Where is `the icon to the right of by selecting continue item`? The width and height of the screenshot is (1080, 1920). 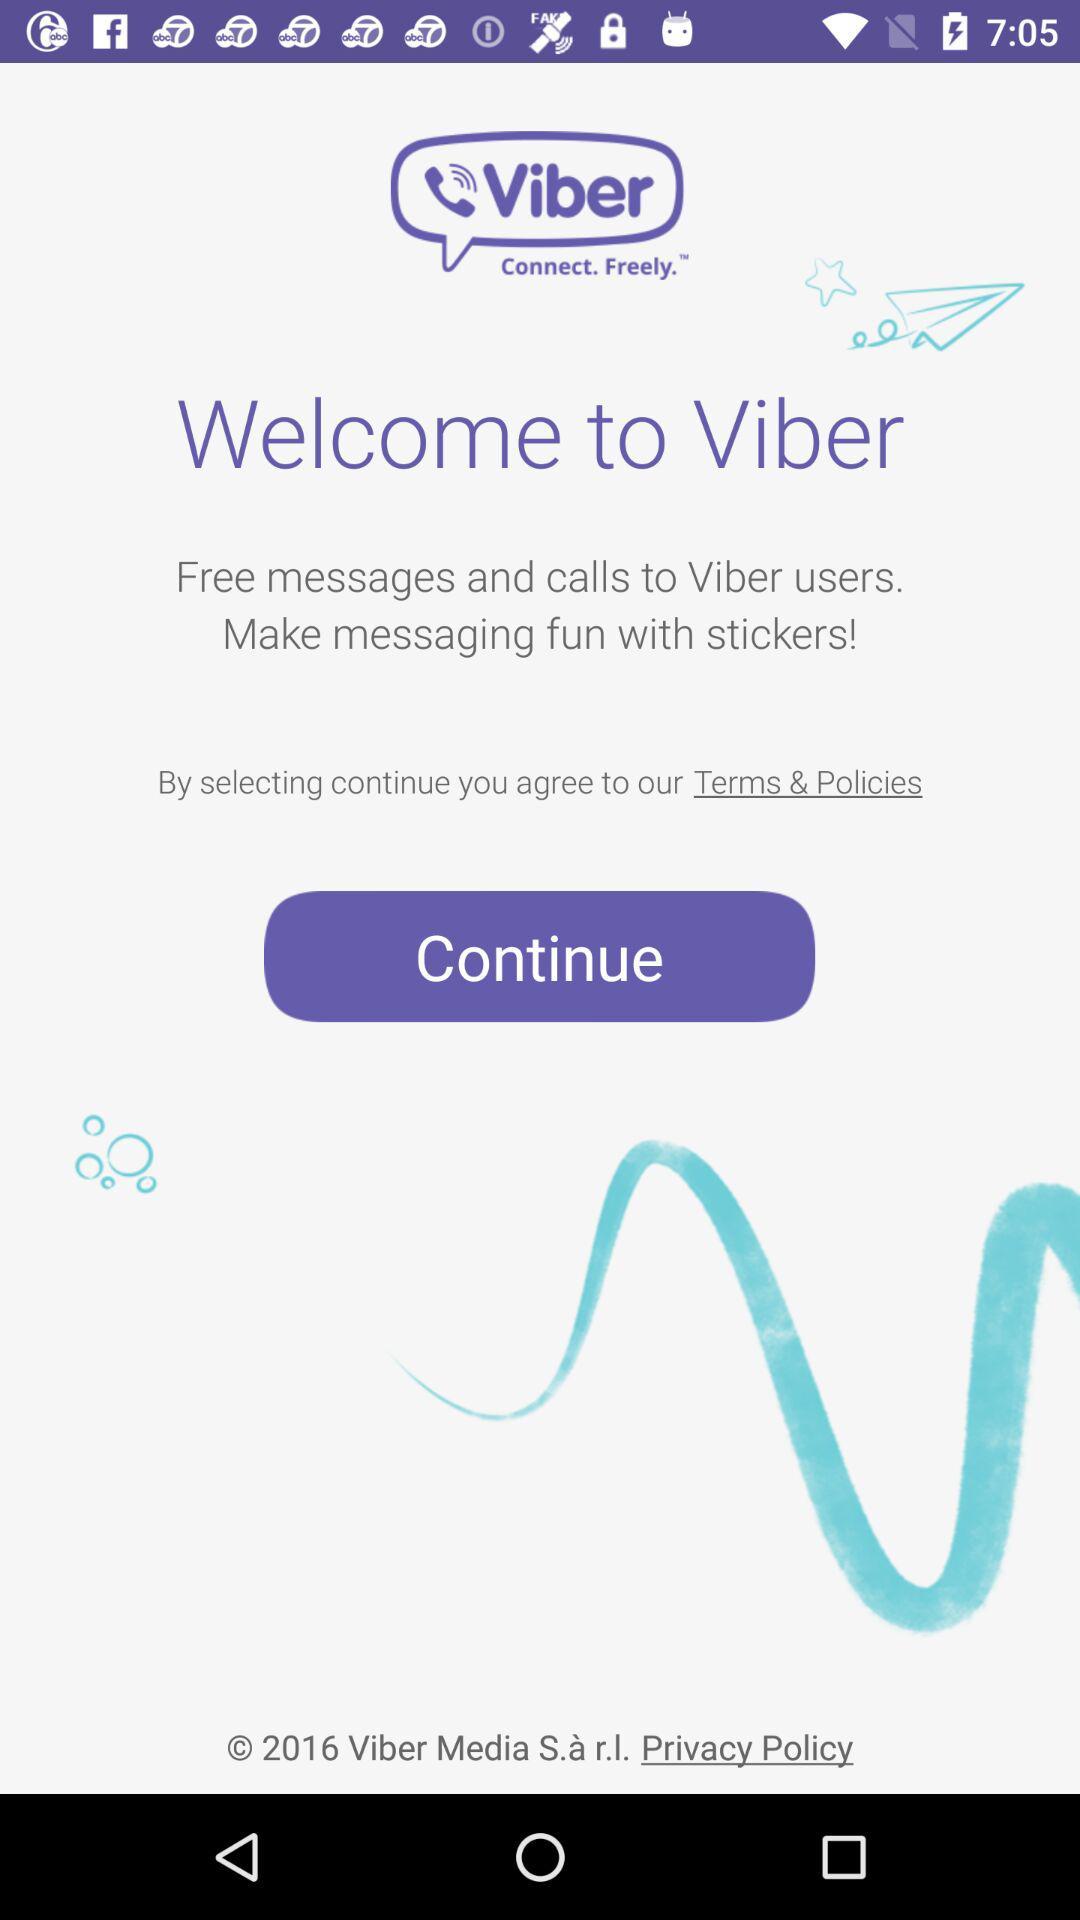
the icon to the right of by selecting continue item is located at coordinates (807, 780).